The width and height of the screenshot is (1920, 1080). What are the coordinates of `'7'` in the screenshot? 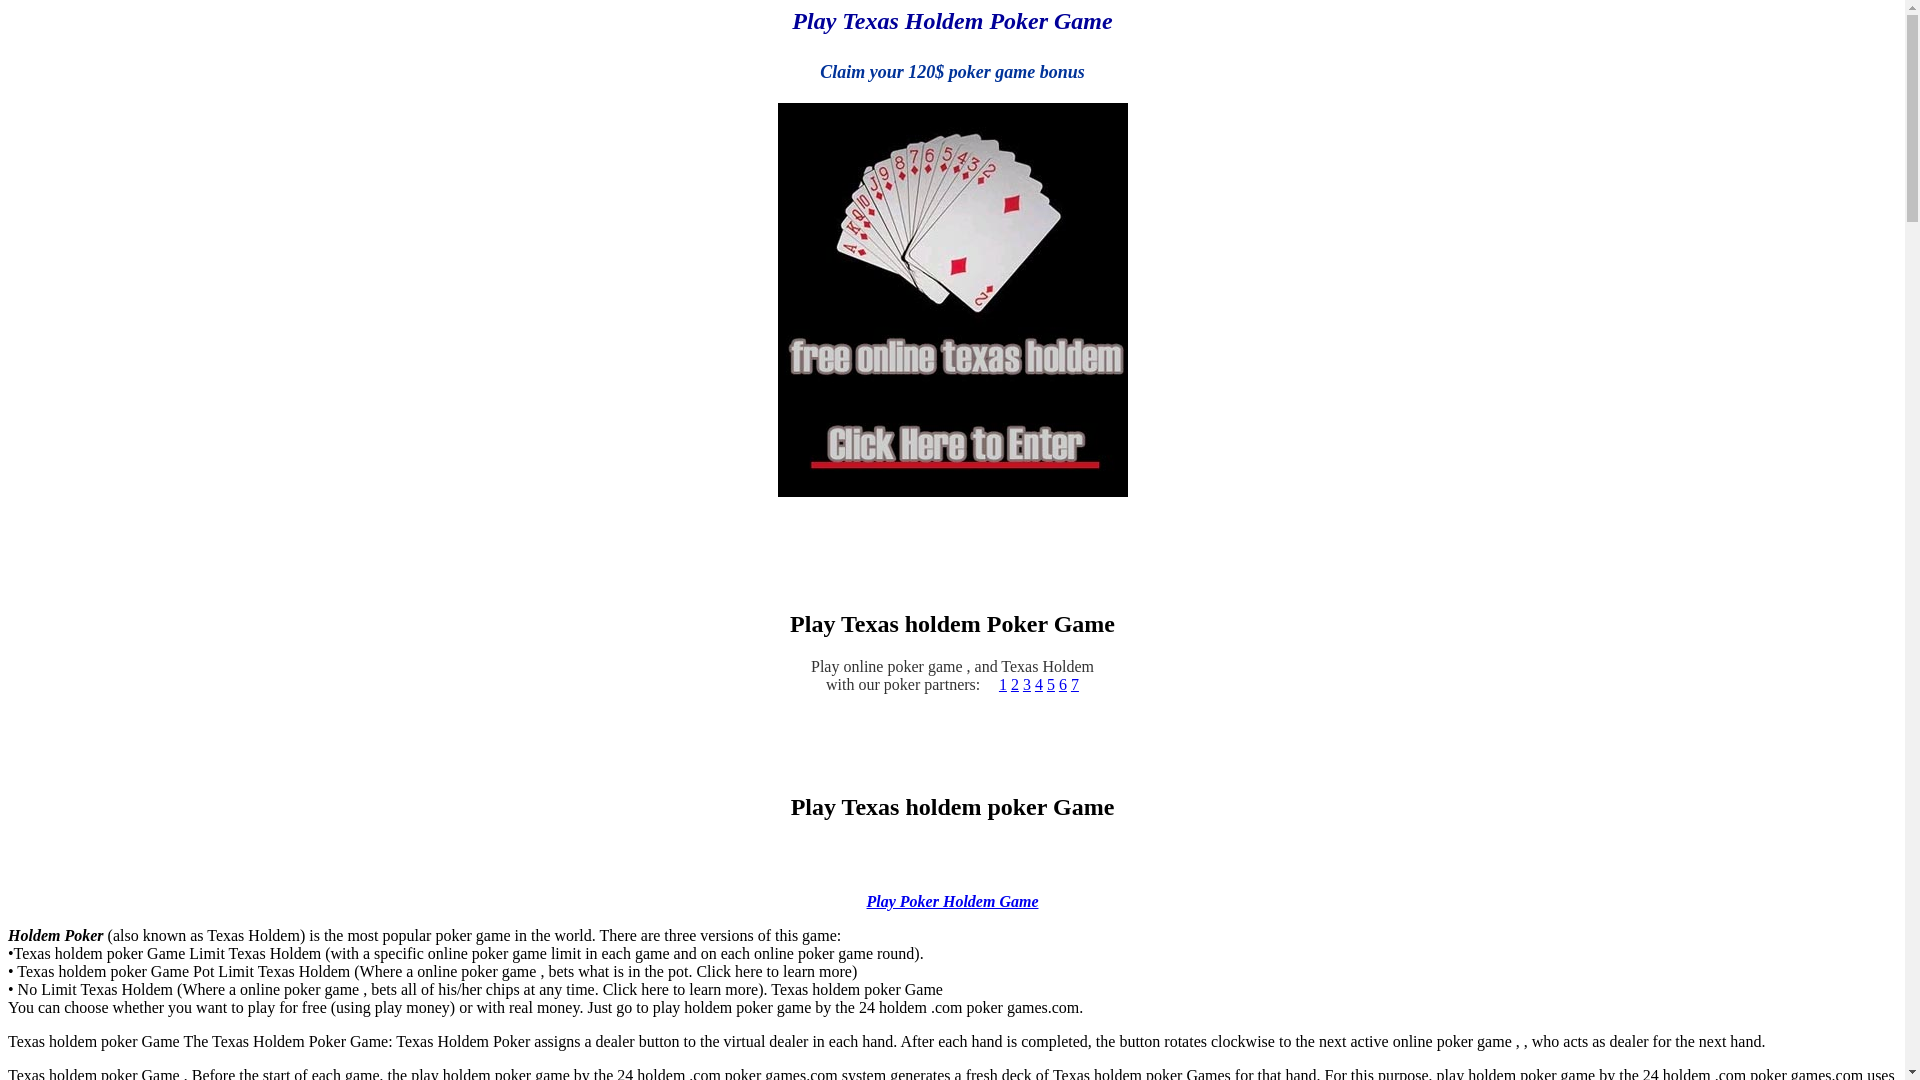 It's located at (1074, 683).